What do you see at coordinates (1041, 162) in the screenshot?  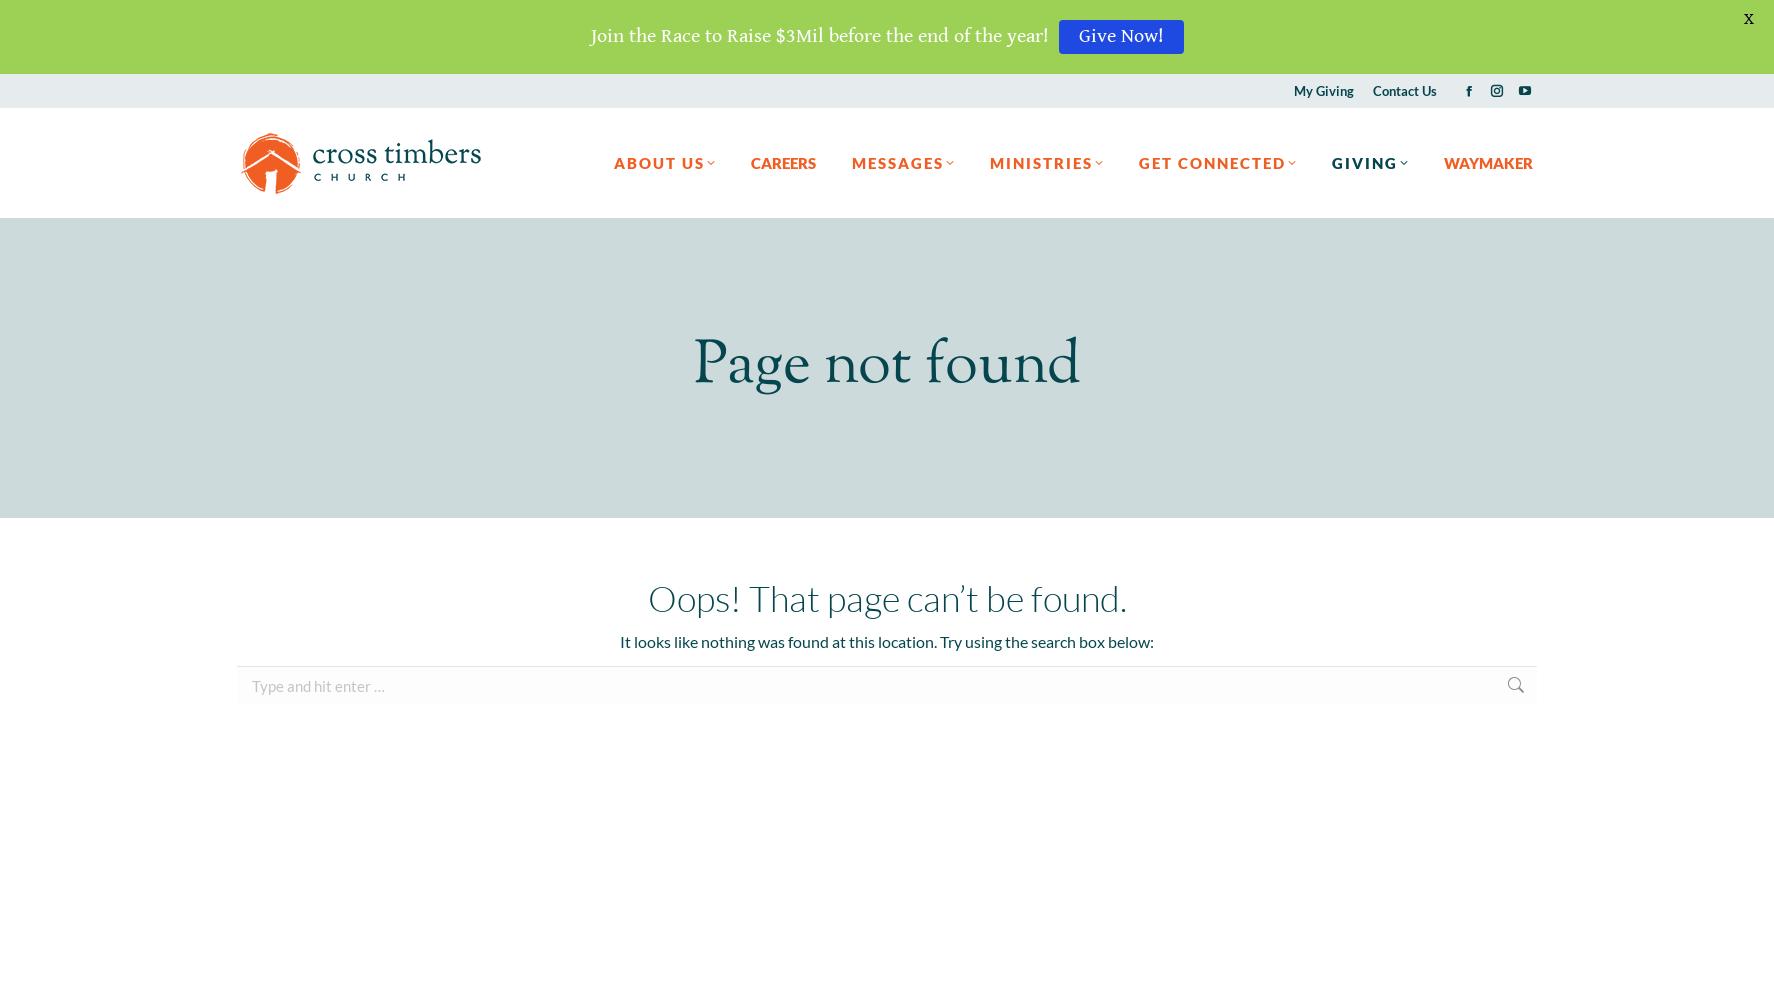 I see `'Ministries'` at bounding box center [1041, 162].